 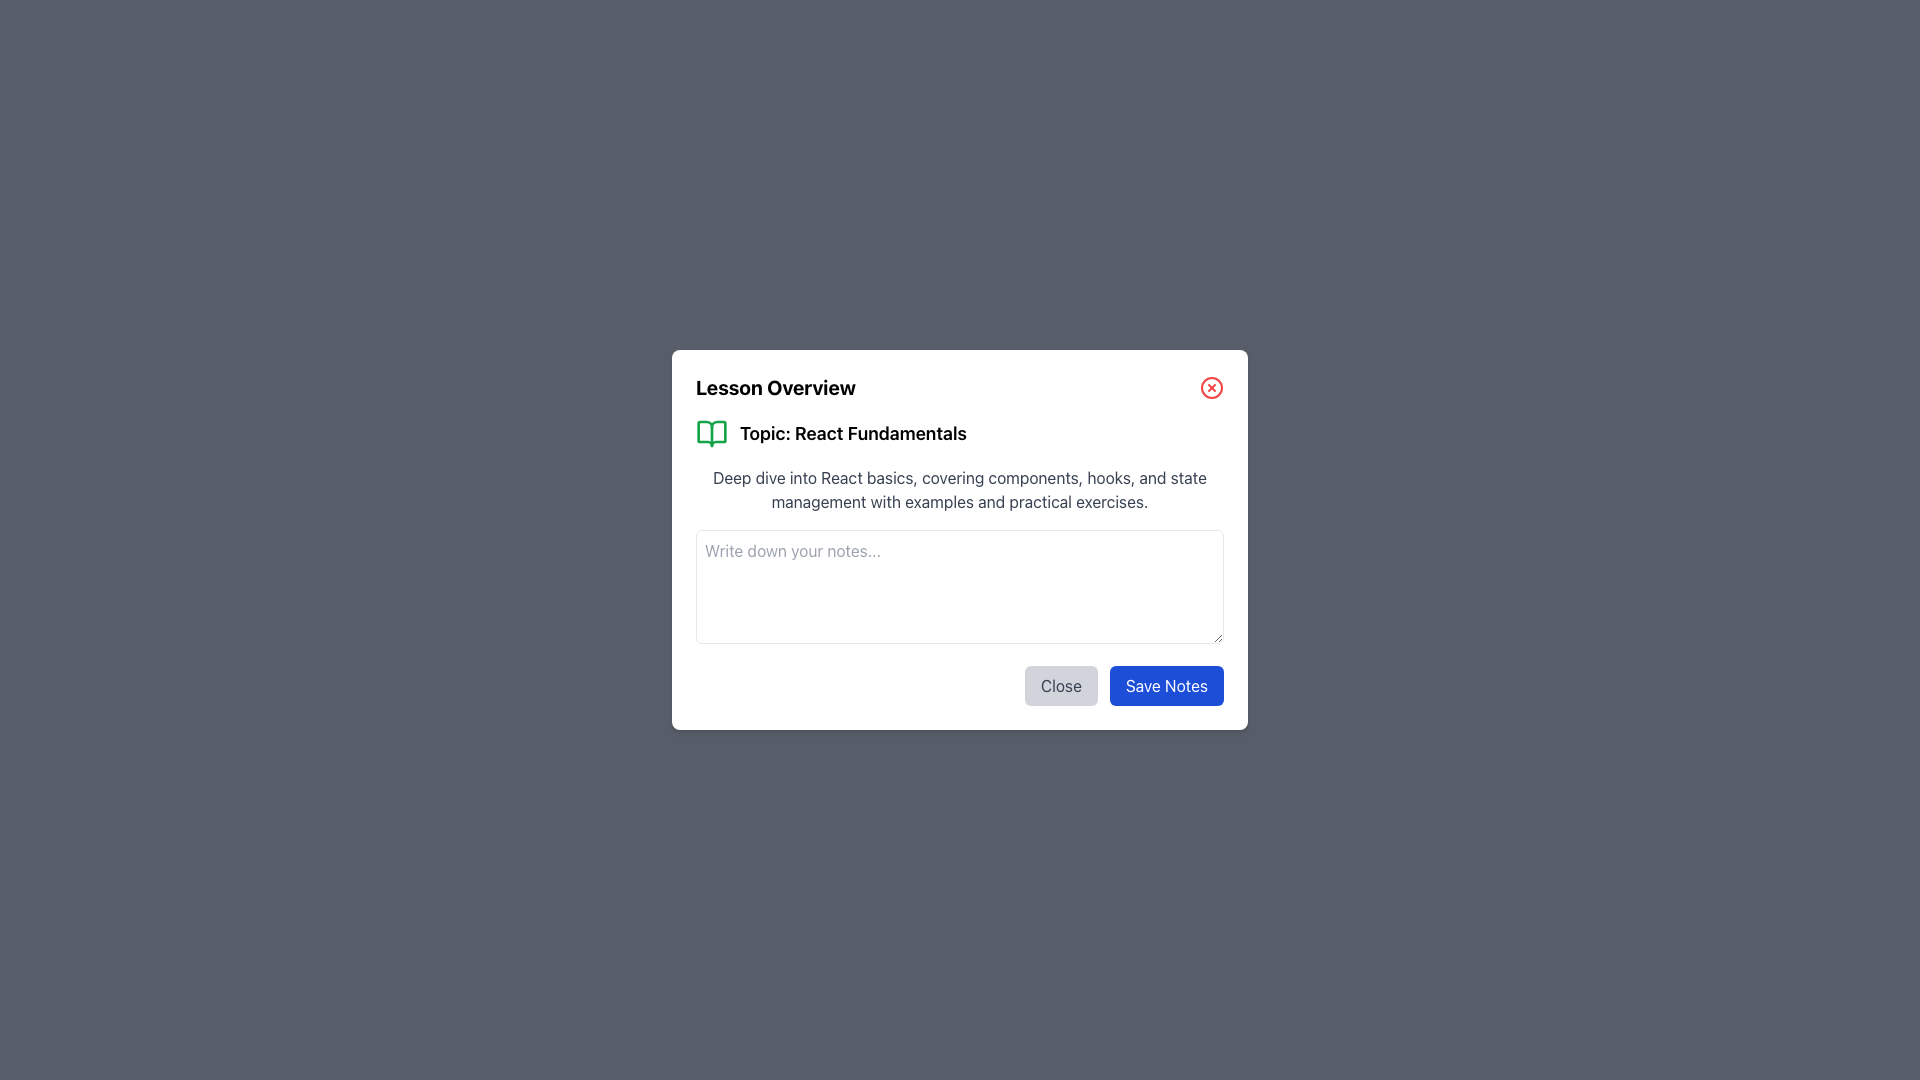 I want to click on the close button located at the top-right corner of the 'Lesson Overview' section header, so click(x=1210, y=388).